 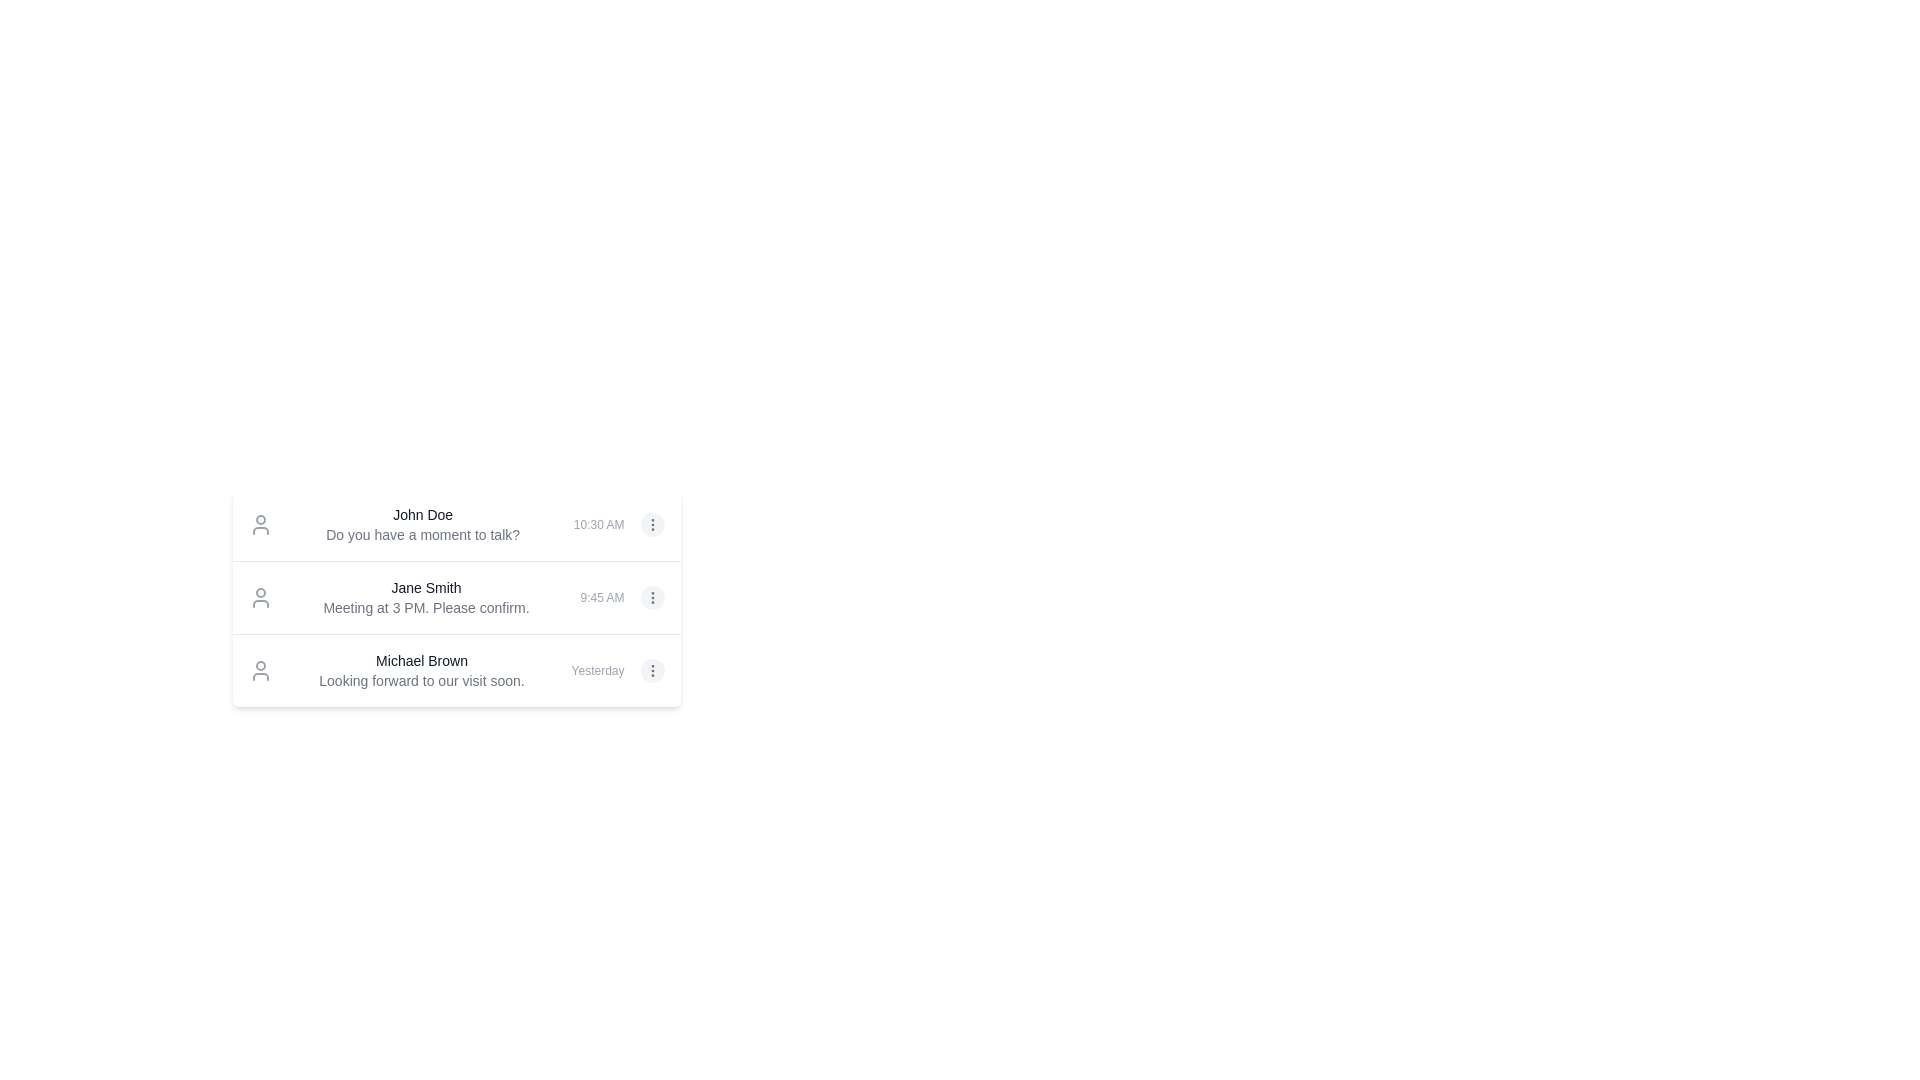 What do you see at coordinates (455, 523) in the screenshot?
I see `the first list item containing the profile icon, name 'John Doe', message 'Do you have a moment to talk?', timestamp '10:30 AM', and a vertical ellipsis icon` at bounding box center [455, 523].